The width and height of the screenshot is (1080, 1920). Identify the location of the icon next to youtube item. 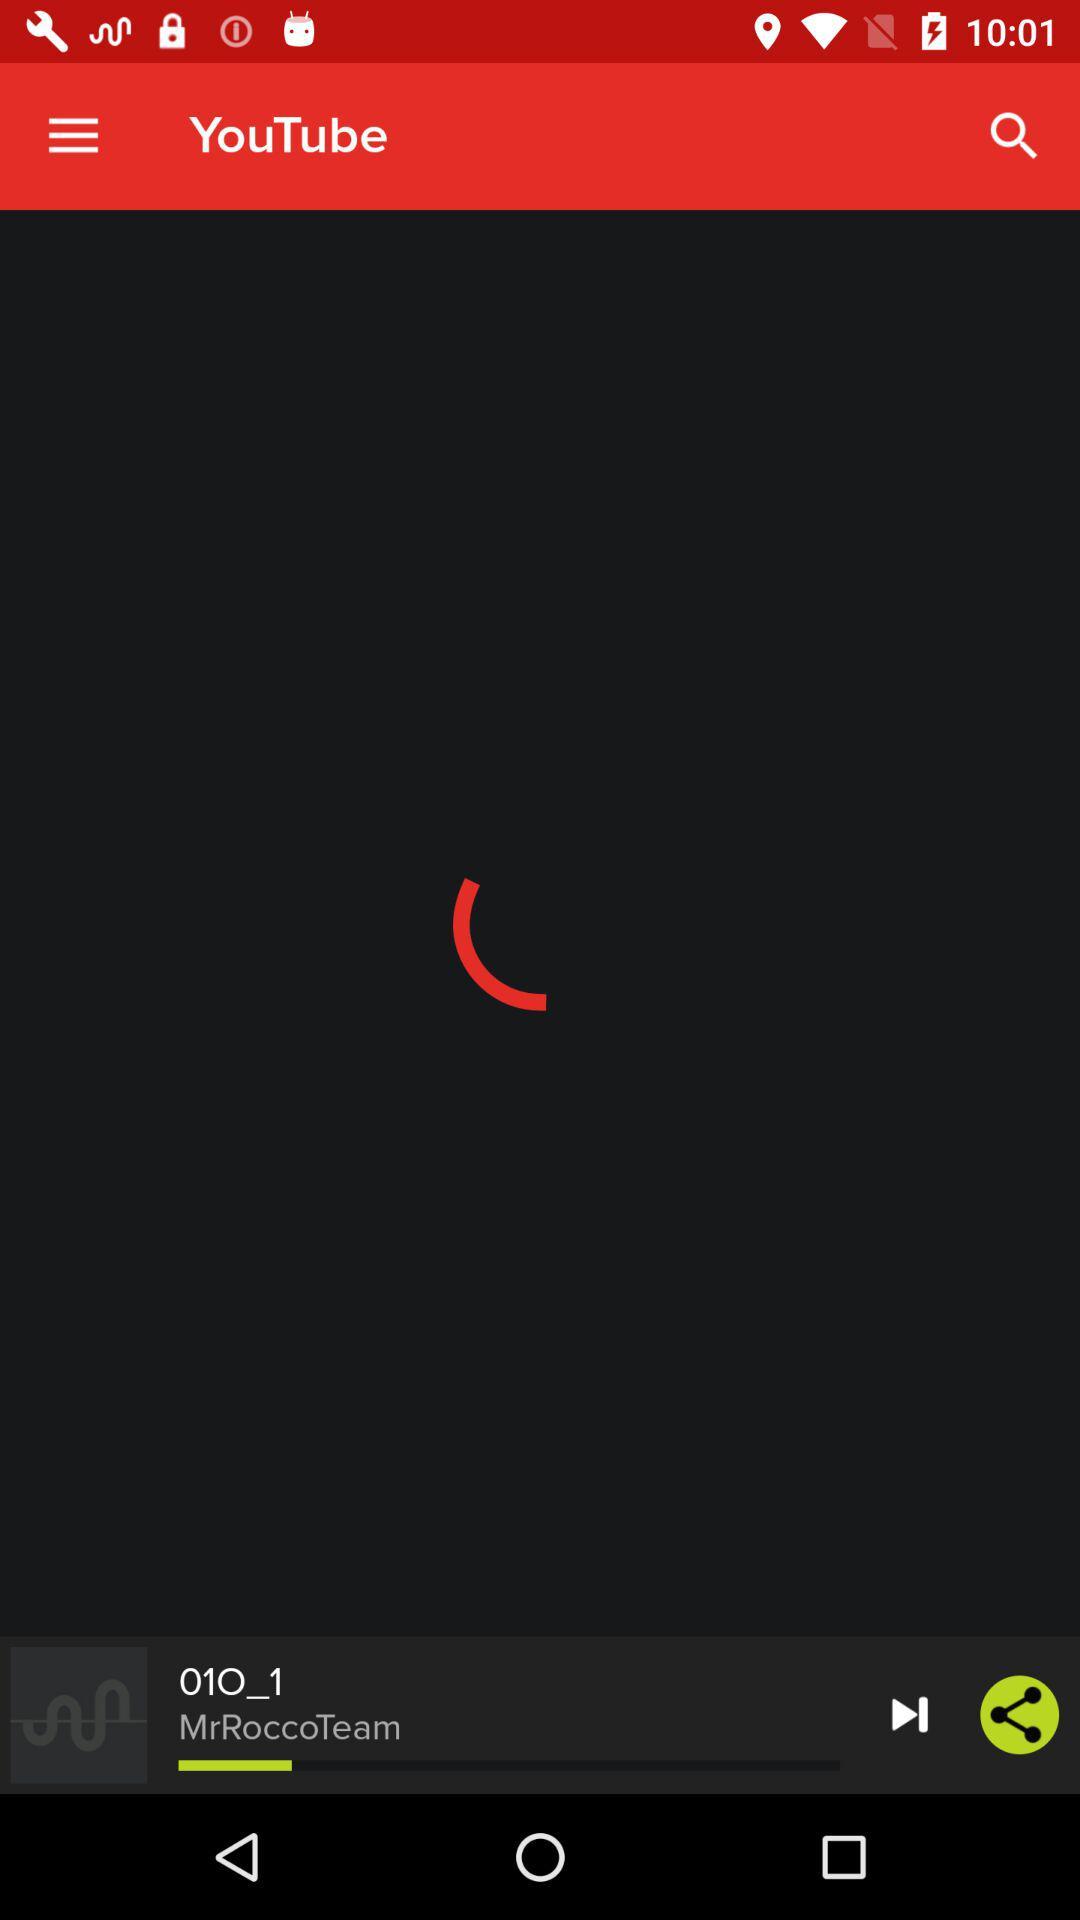
(72, 135).